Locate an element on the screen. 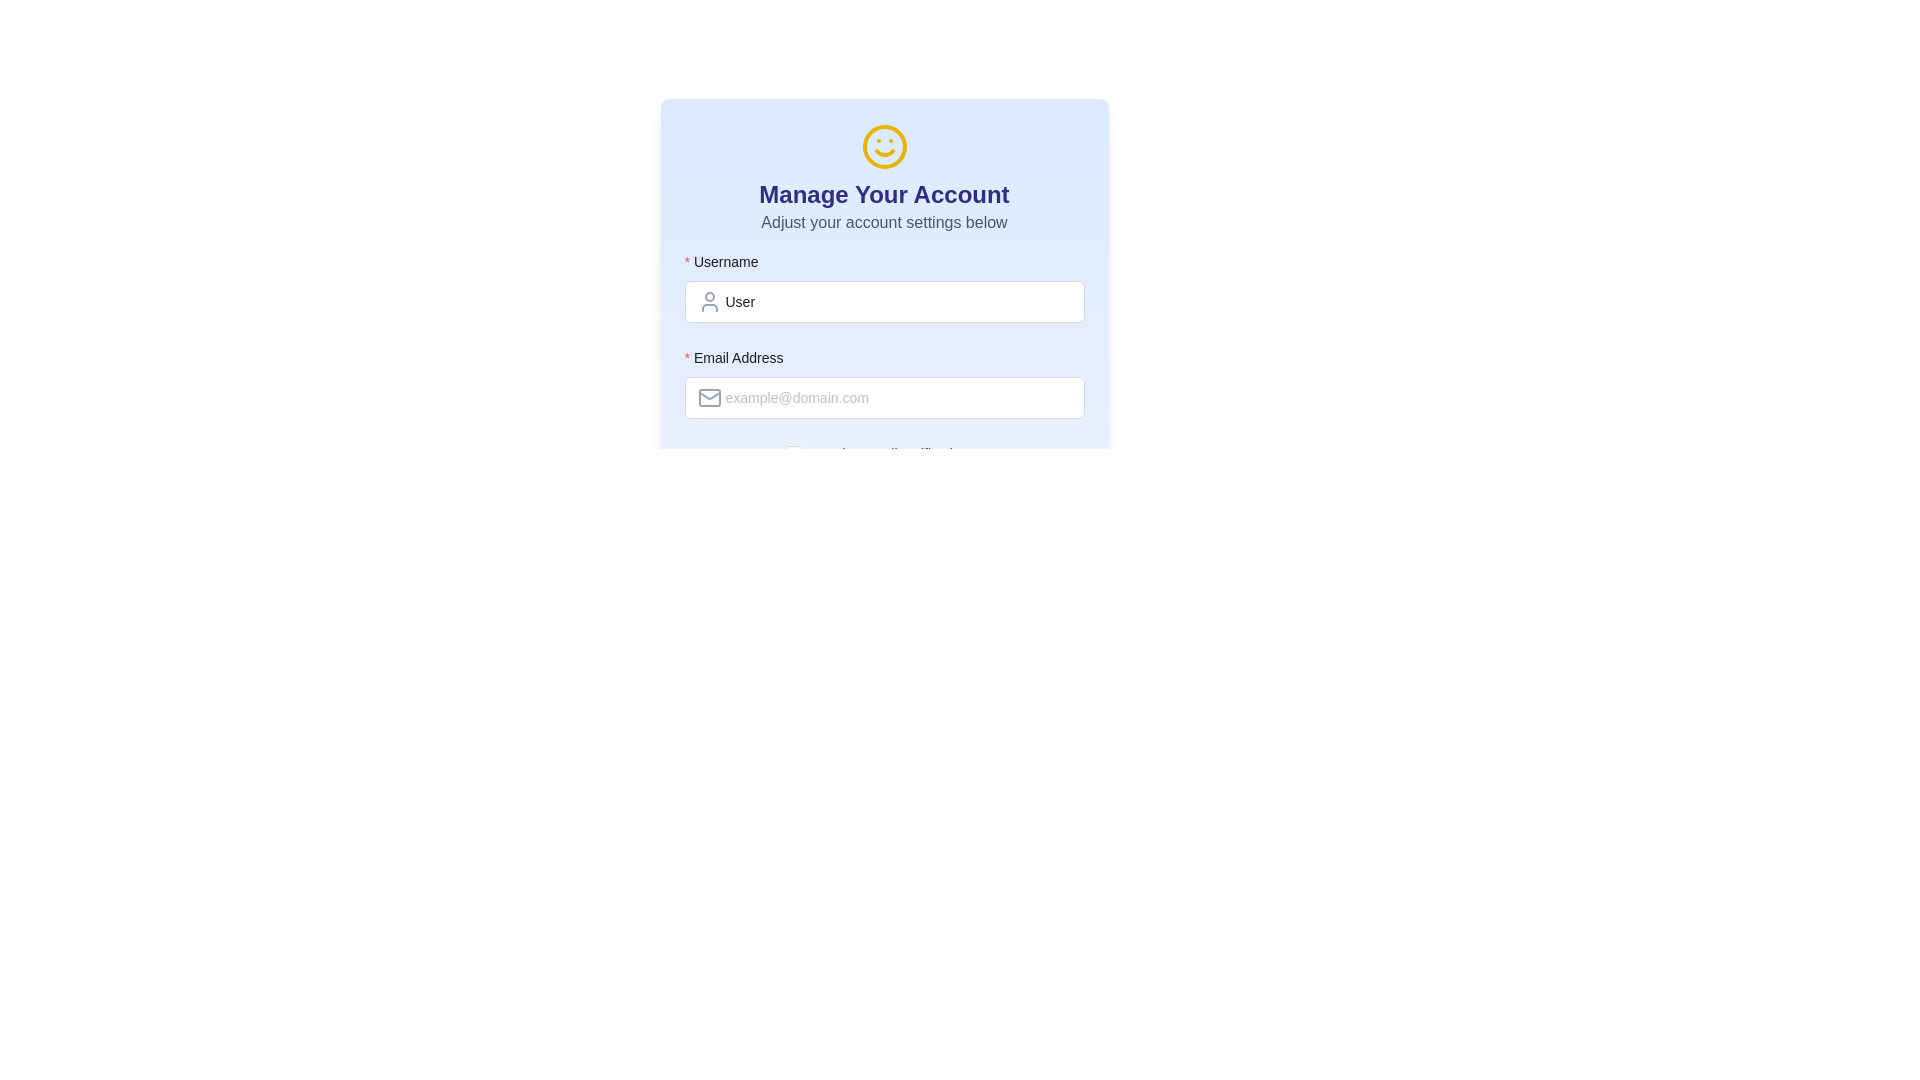 The width and height of the screenshot is (1920, 1080). the input field within the vertical form layout for editing user information, which is positioned beneath 'Adjust your account settings below' is located at coordinates (883, 380).